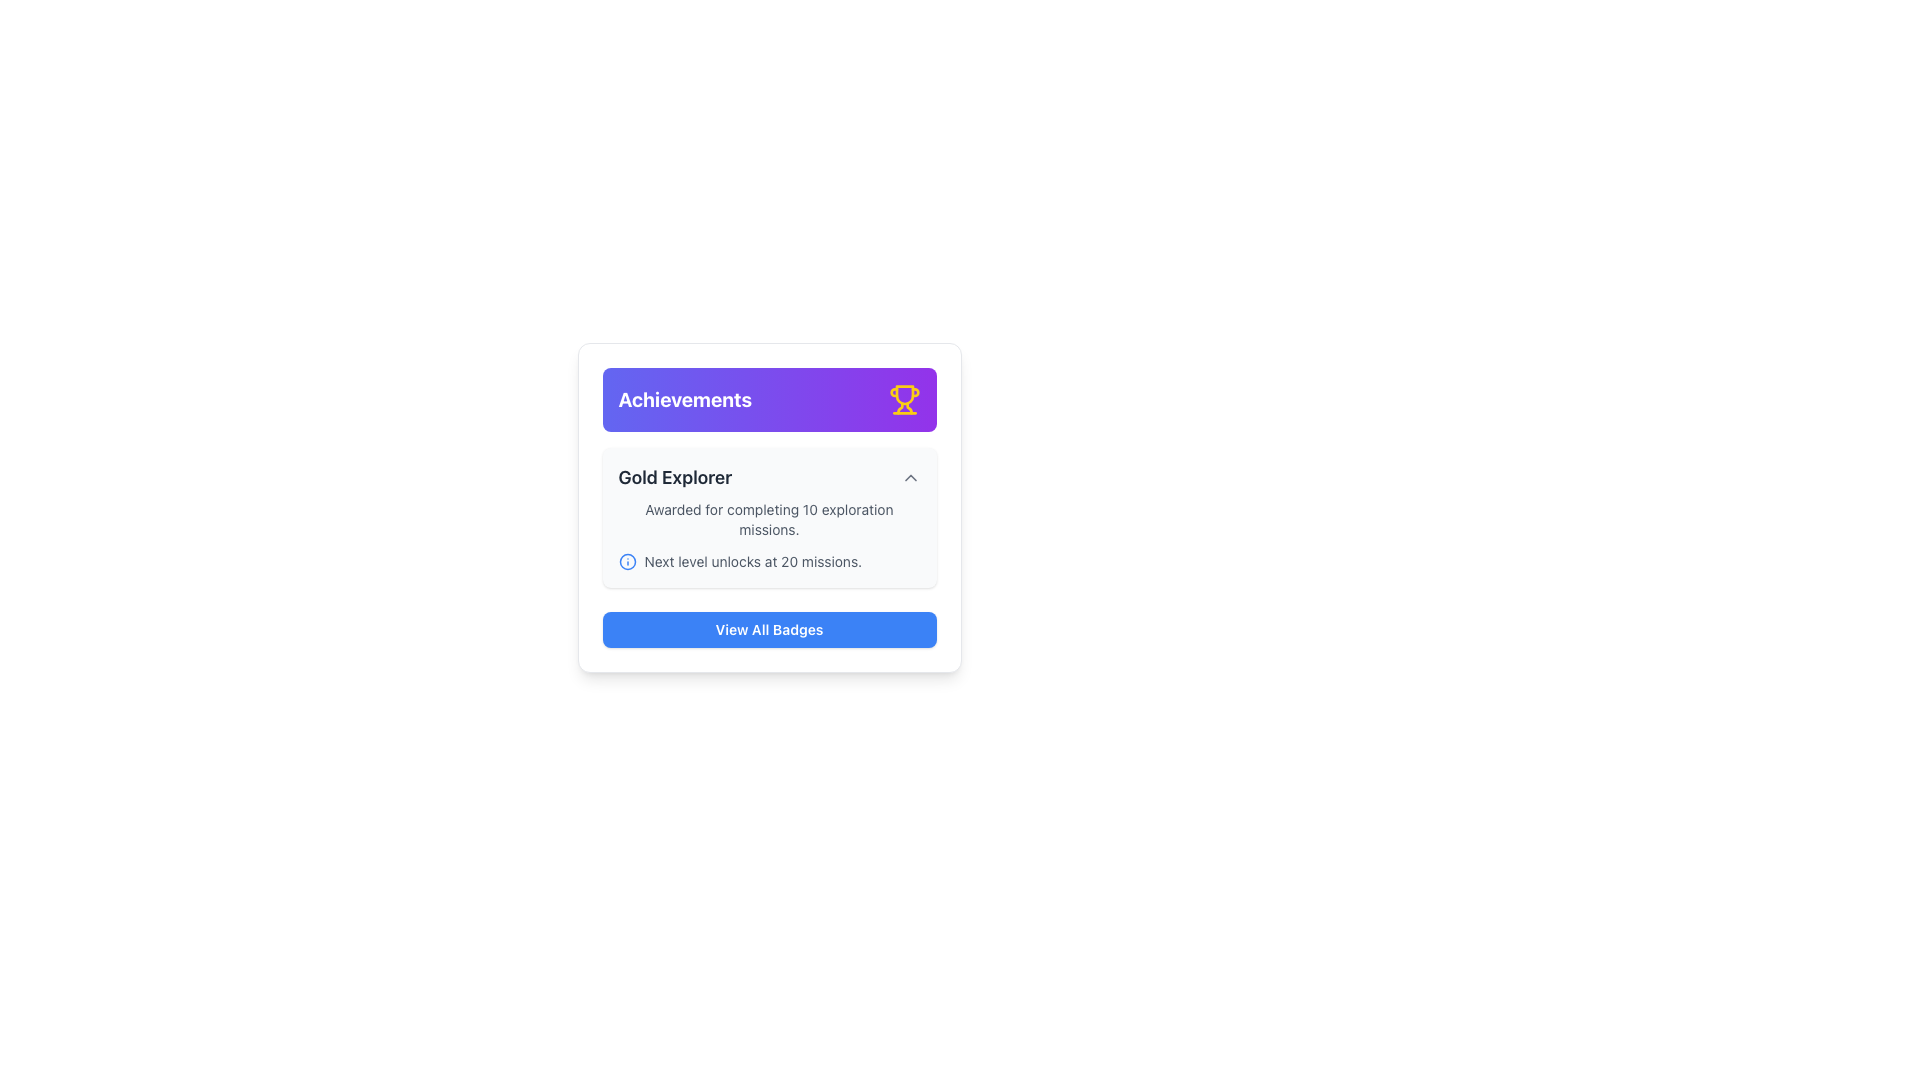 This screenshot has height=1080, width=1920. What do you see at coordinates (903, 400) in the screenshot?
I see `the trophy-shaped icon styled in yellow located on the top-right corner of the purple header bar labeled 'Achievements'` at bounding box center [903, 400].